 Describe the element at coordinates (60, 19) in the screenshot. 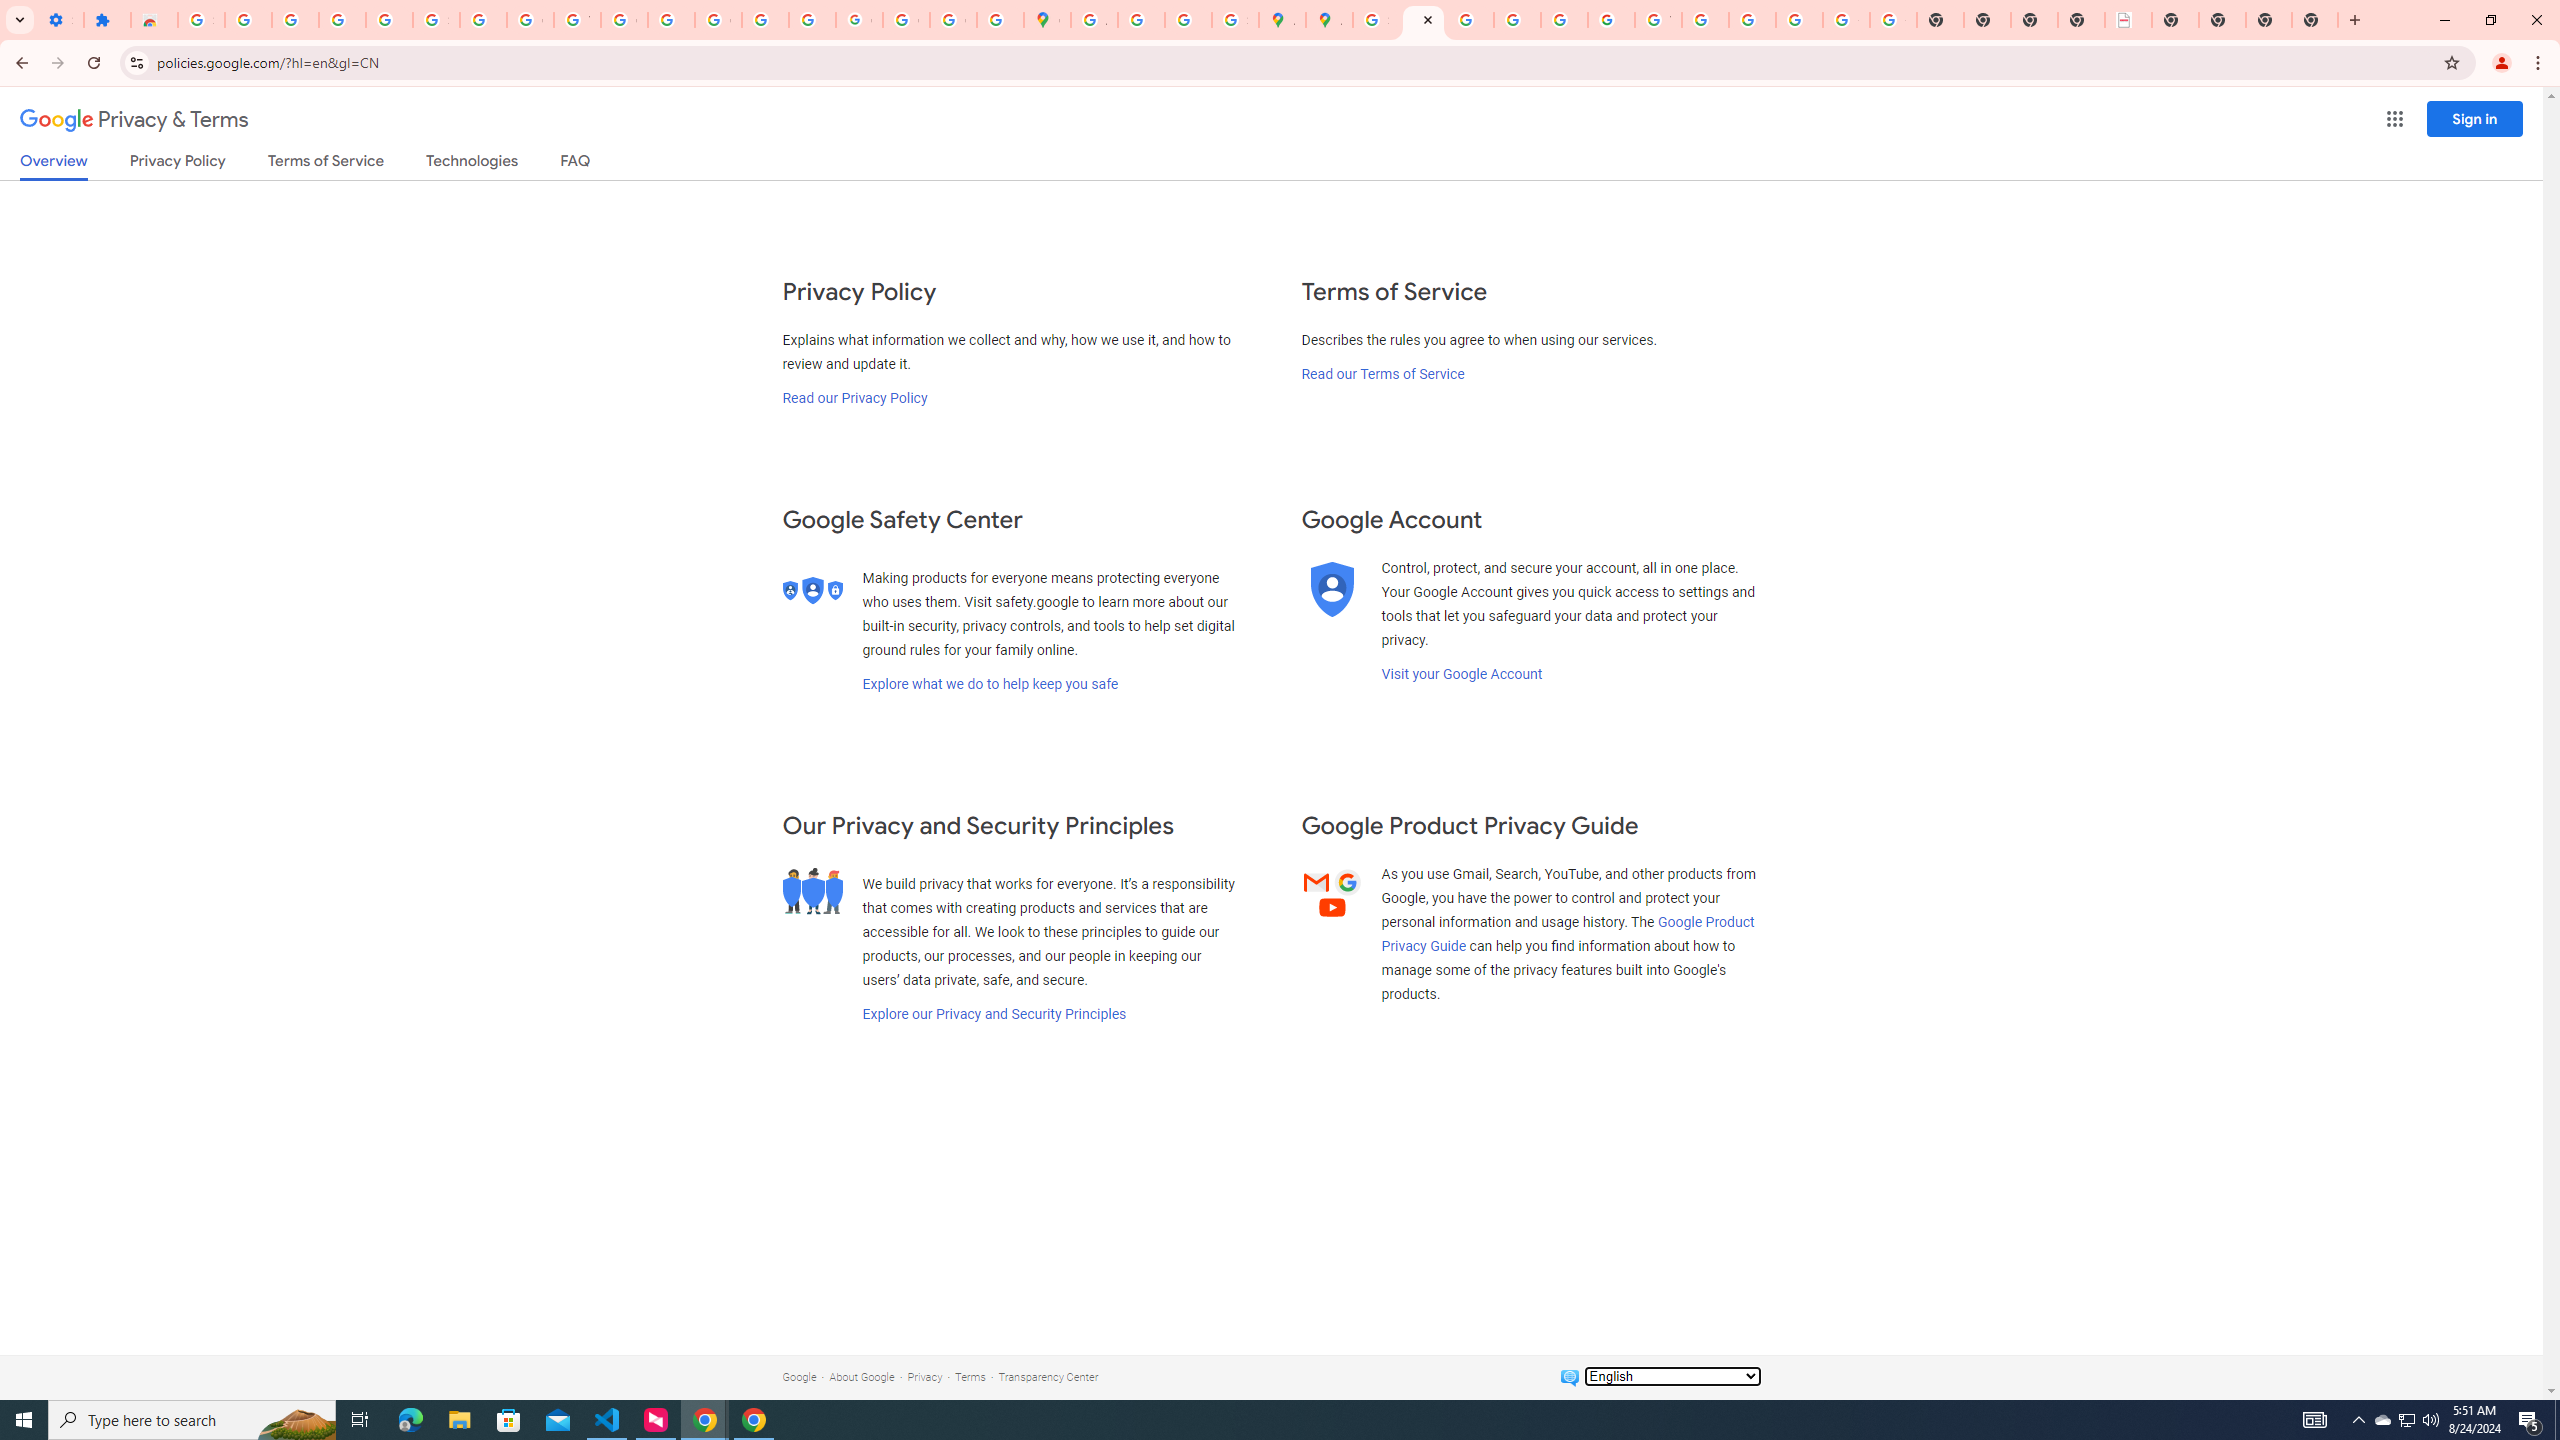

I see `'Settings - On startup'` at that location.